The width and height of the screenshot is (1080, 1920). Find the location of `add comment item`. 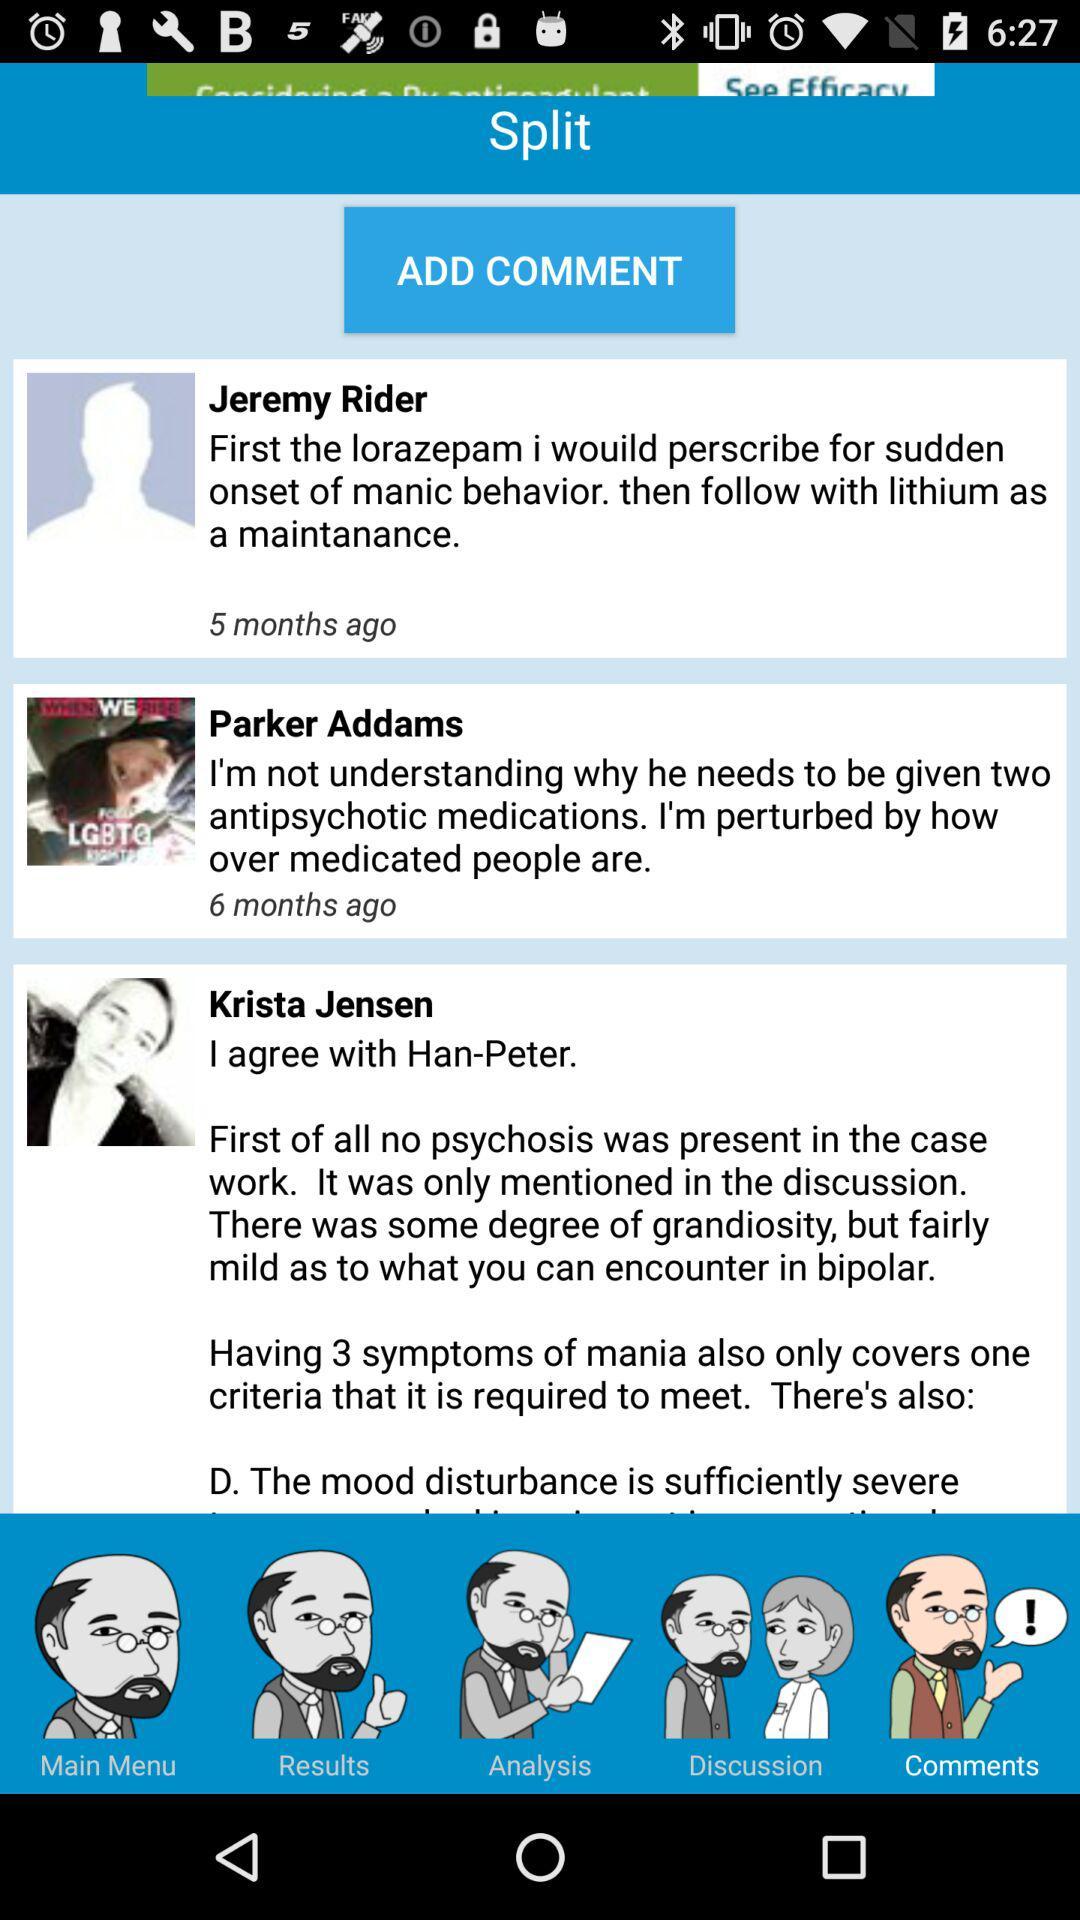

add comment item is located at coordinates (538, 268).